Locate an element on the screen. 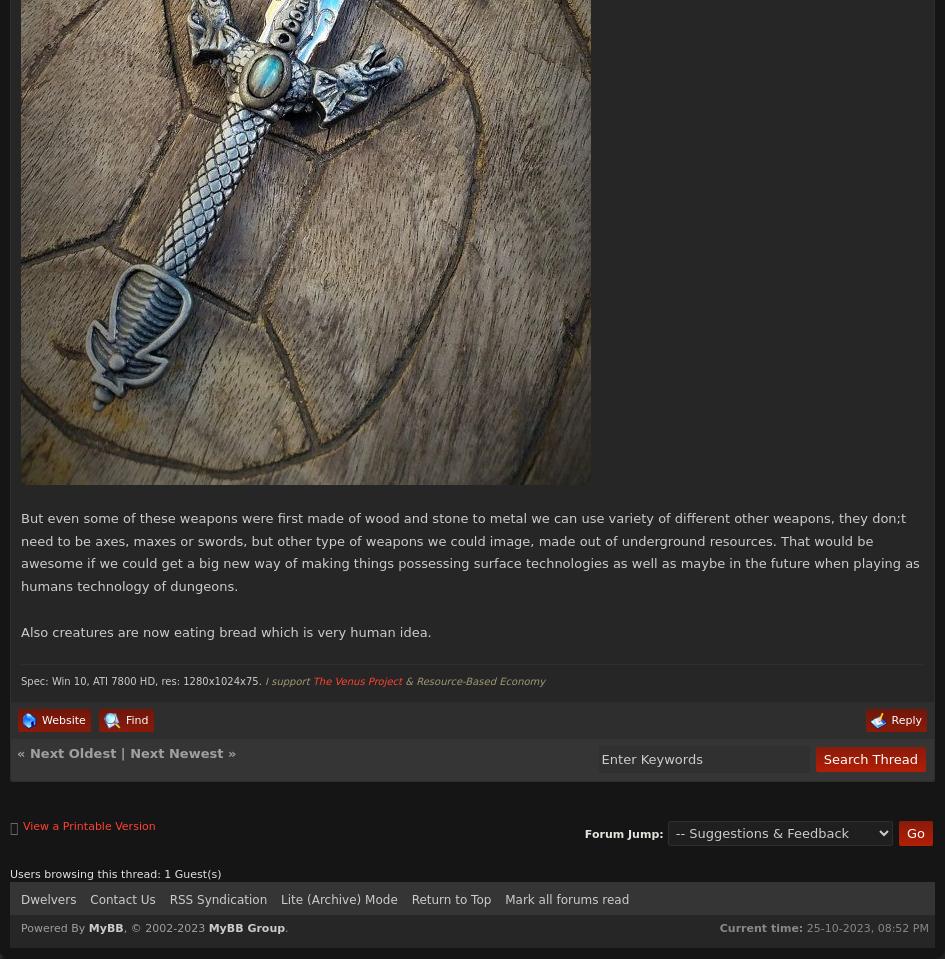 The width and height of the screenshot is (945, 959). 'Next Oldest' is located at coordinates (71, 752).